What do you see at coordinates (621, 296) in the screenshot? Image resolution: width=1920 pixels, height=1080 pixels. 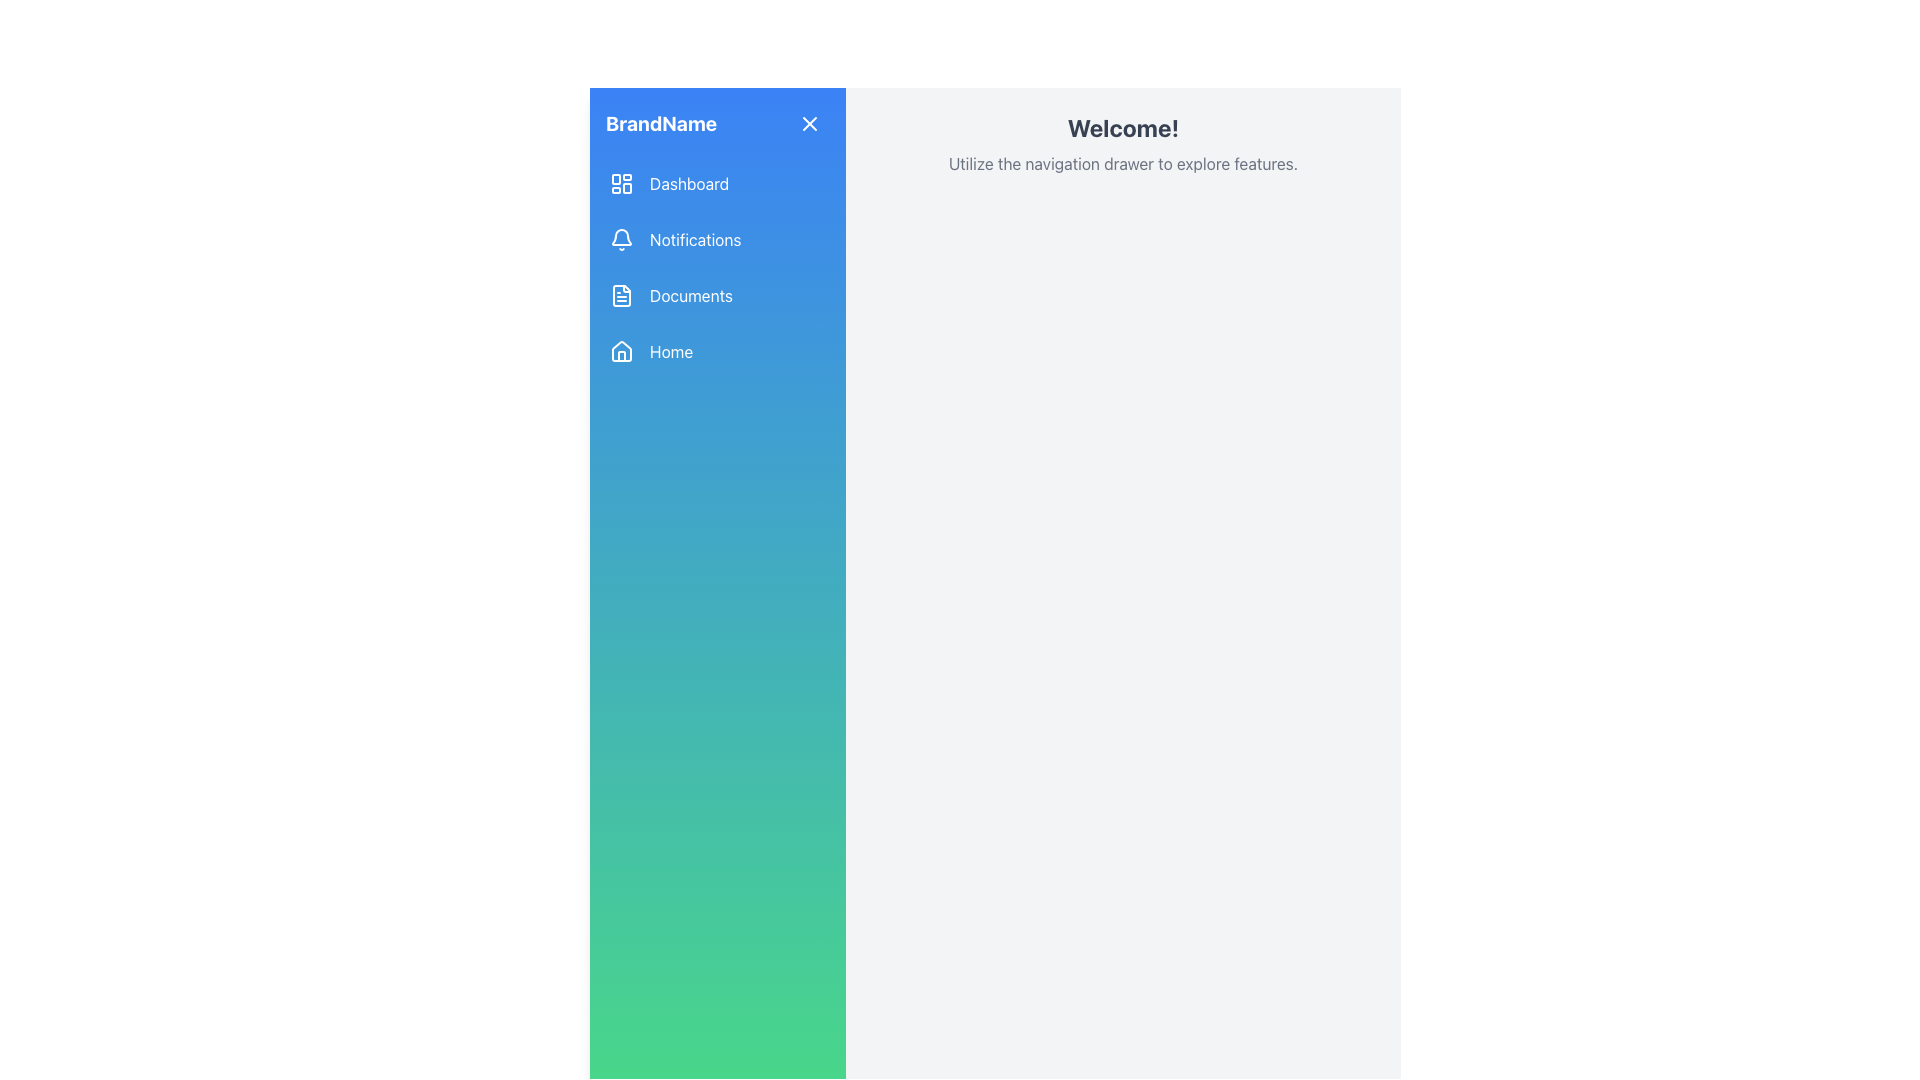 I see `the main rectangular portion of the 'Documents' icon in the navigation menu, which is the third item below 'Notifications' and above 'Home'` at bounding box center [621, 296].